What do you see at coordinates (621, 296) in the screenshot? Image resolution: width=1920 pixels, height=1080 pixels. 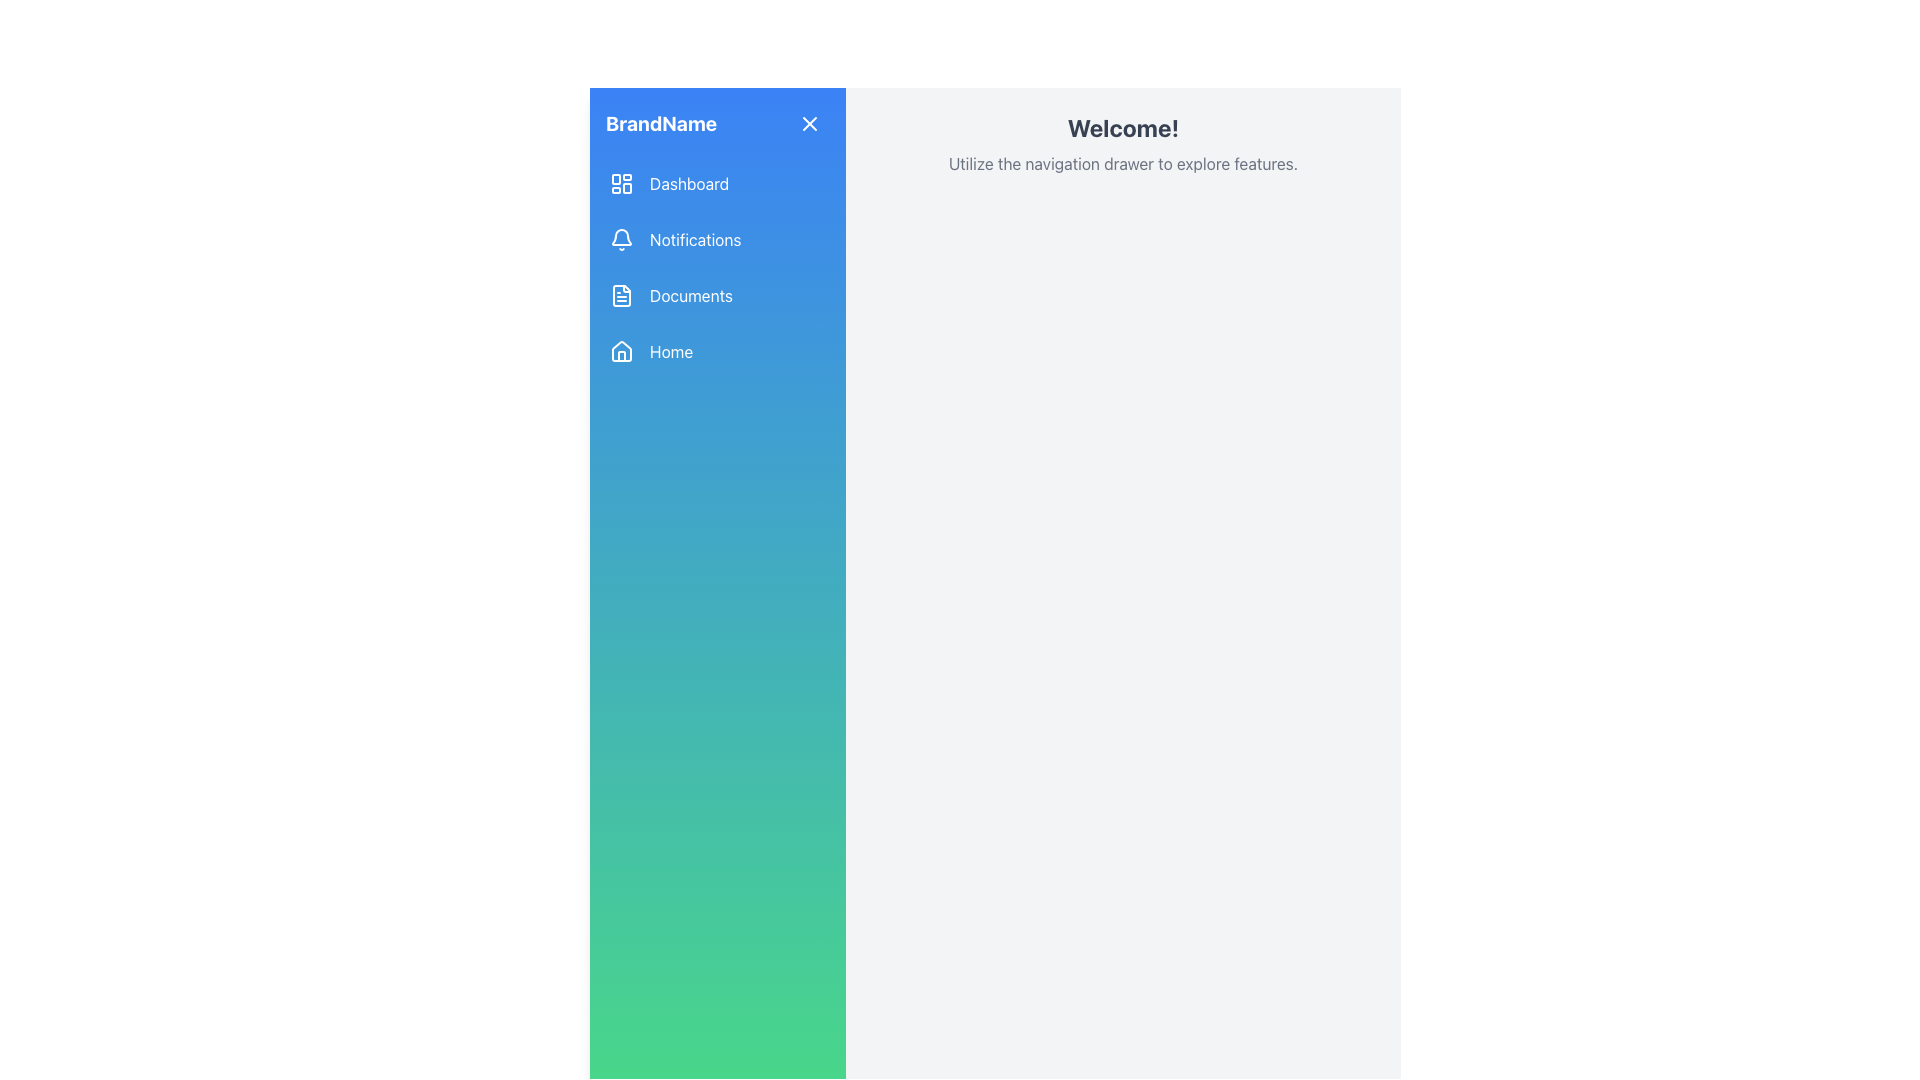 I see `the main rectangular portion of the 'Documents' icon in the navigation menu, which is the third item below 'Notifications' and above 'Home'` at bounding box center [621, 296].